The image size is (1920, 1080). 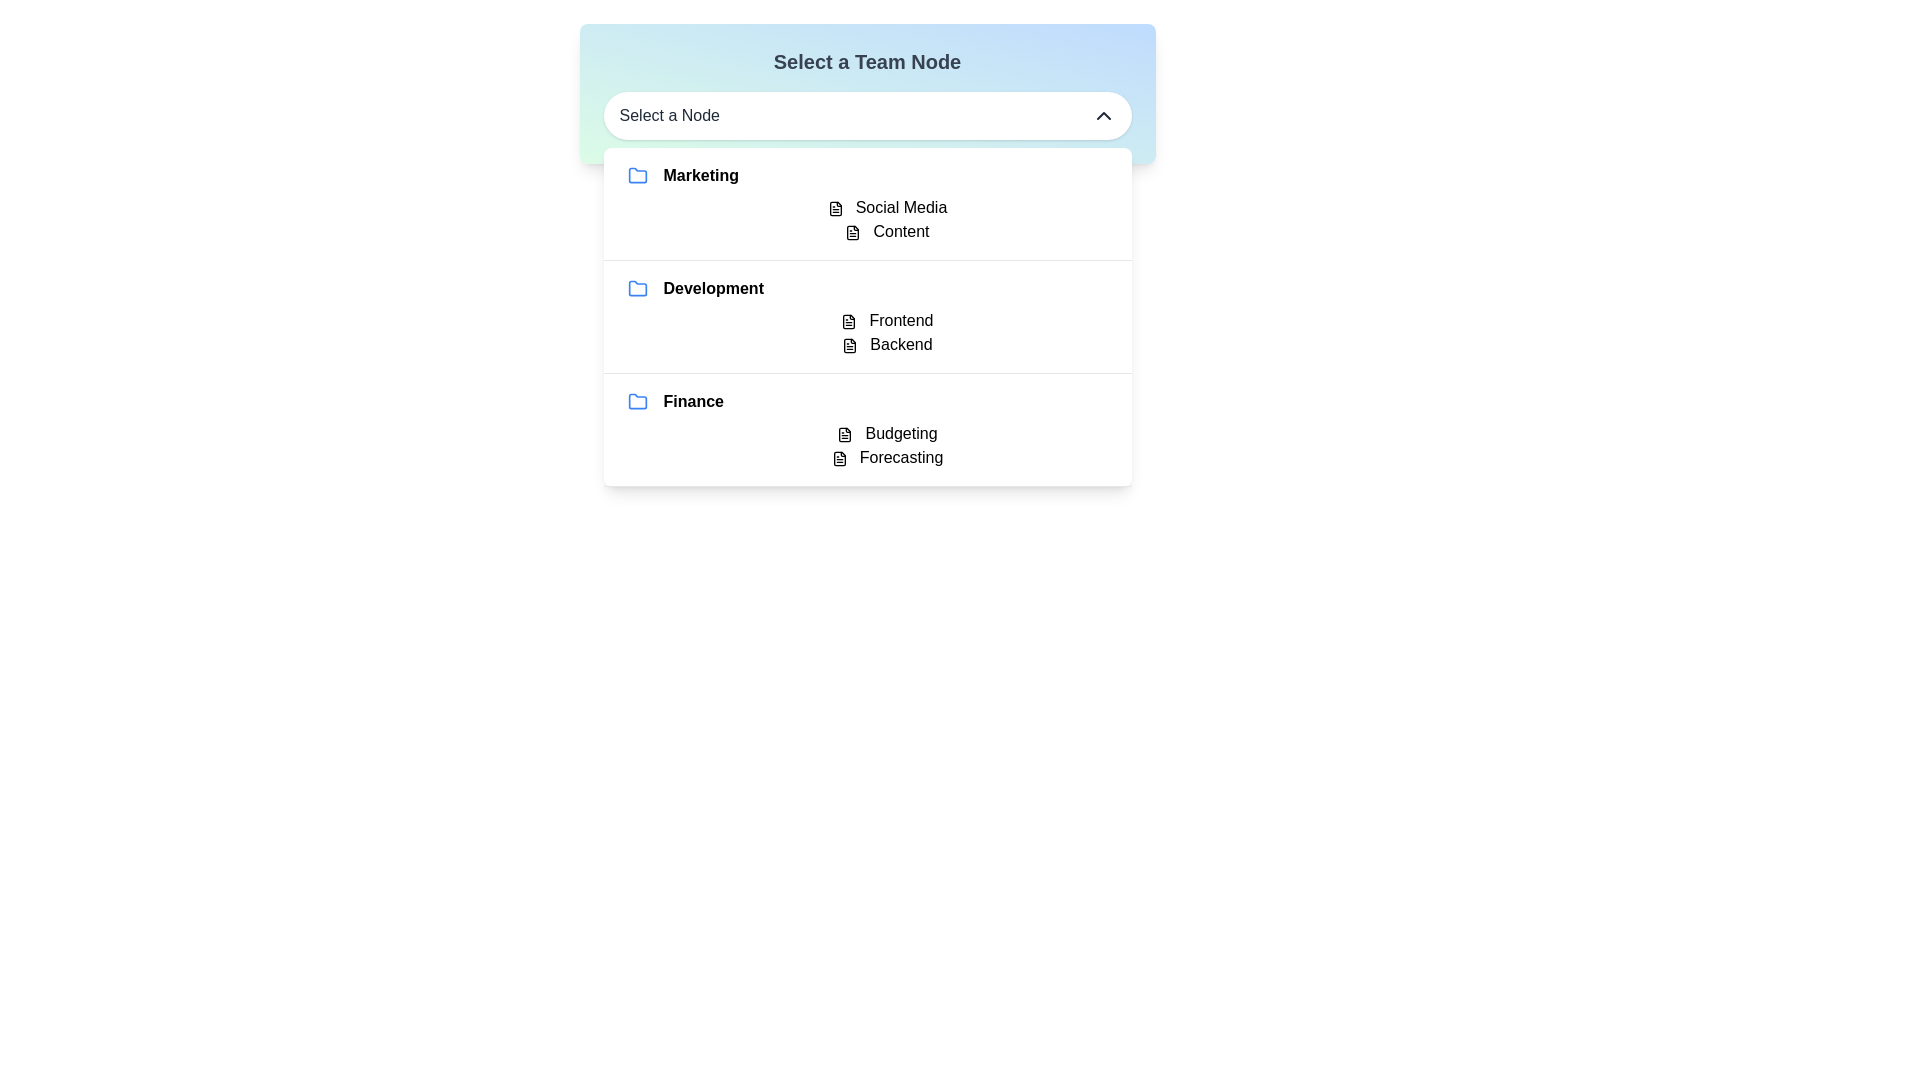 I want to click on the document icon representing text content, which is located to the left of the 'Social Media' label in the 'Marketing' category dropdown menu, so click(x=835, y=208).